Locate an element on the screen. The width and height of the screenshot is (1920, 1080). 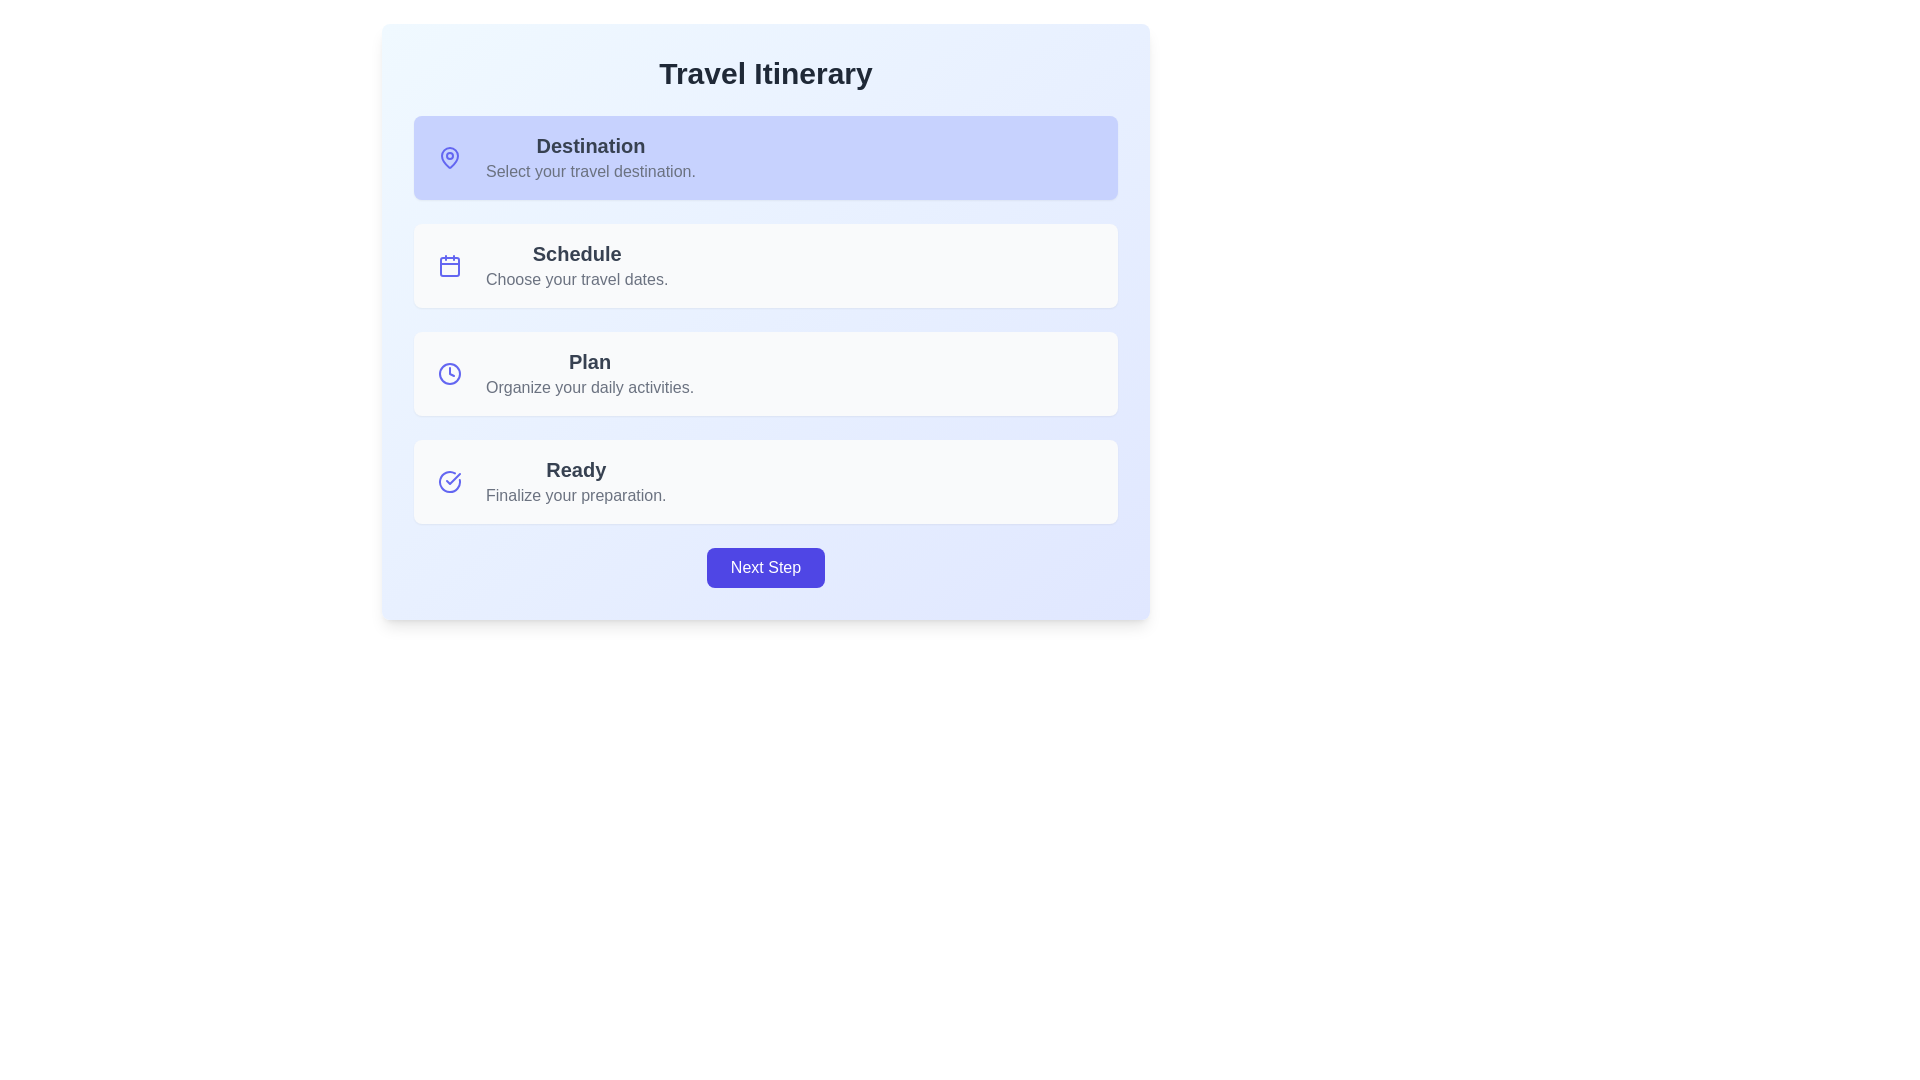
the circular segment of the checkmark icon located in the fourth row of the 'Ready' items list is located at coordinates (449, 482).